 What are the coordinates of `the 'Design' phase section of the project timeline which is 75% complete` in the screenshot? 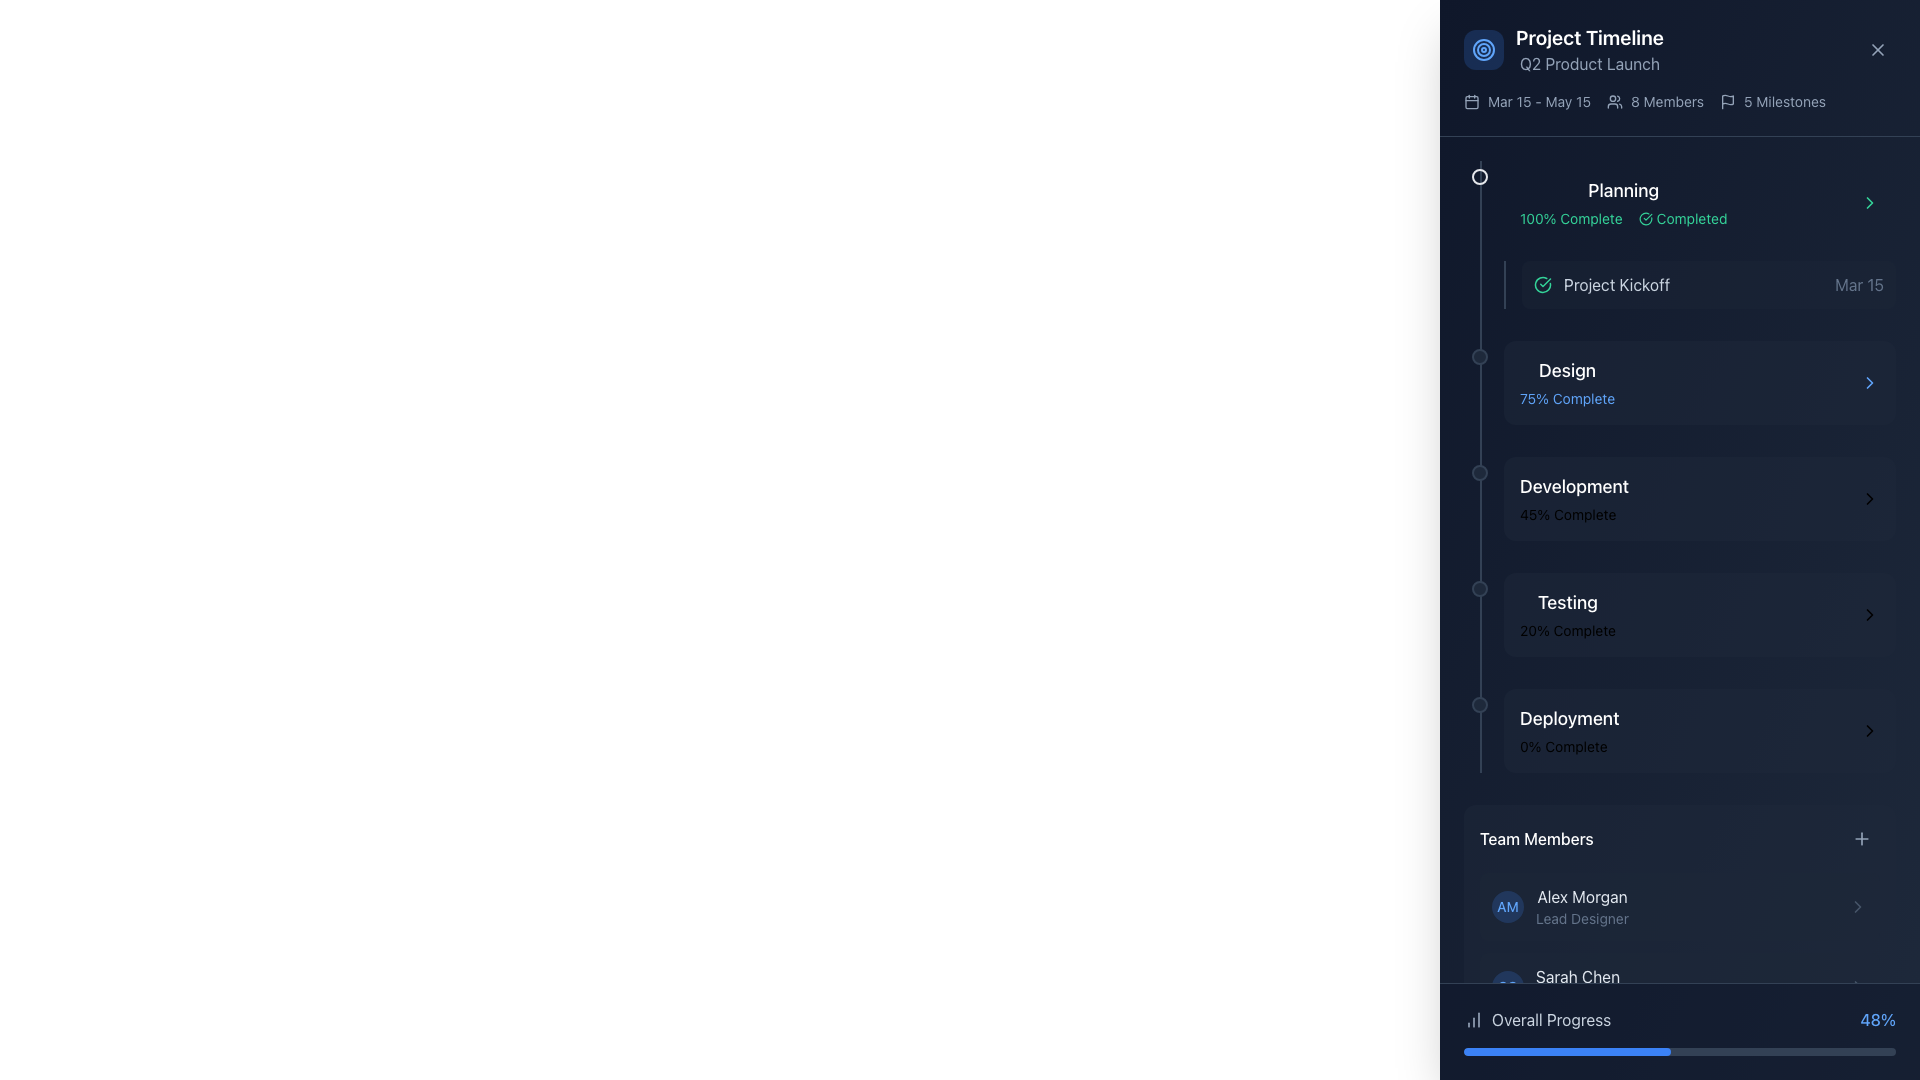 It's located at (1698, 382).